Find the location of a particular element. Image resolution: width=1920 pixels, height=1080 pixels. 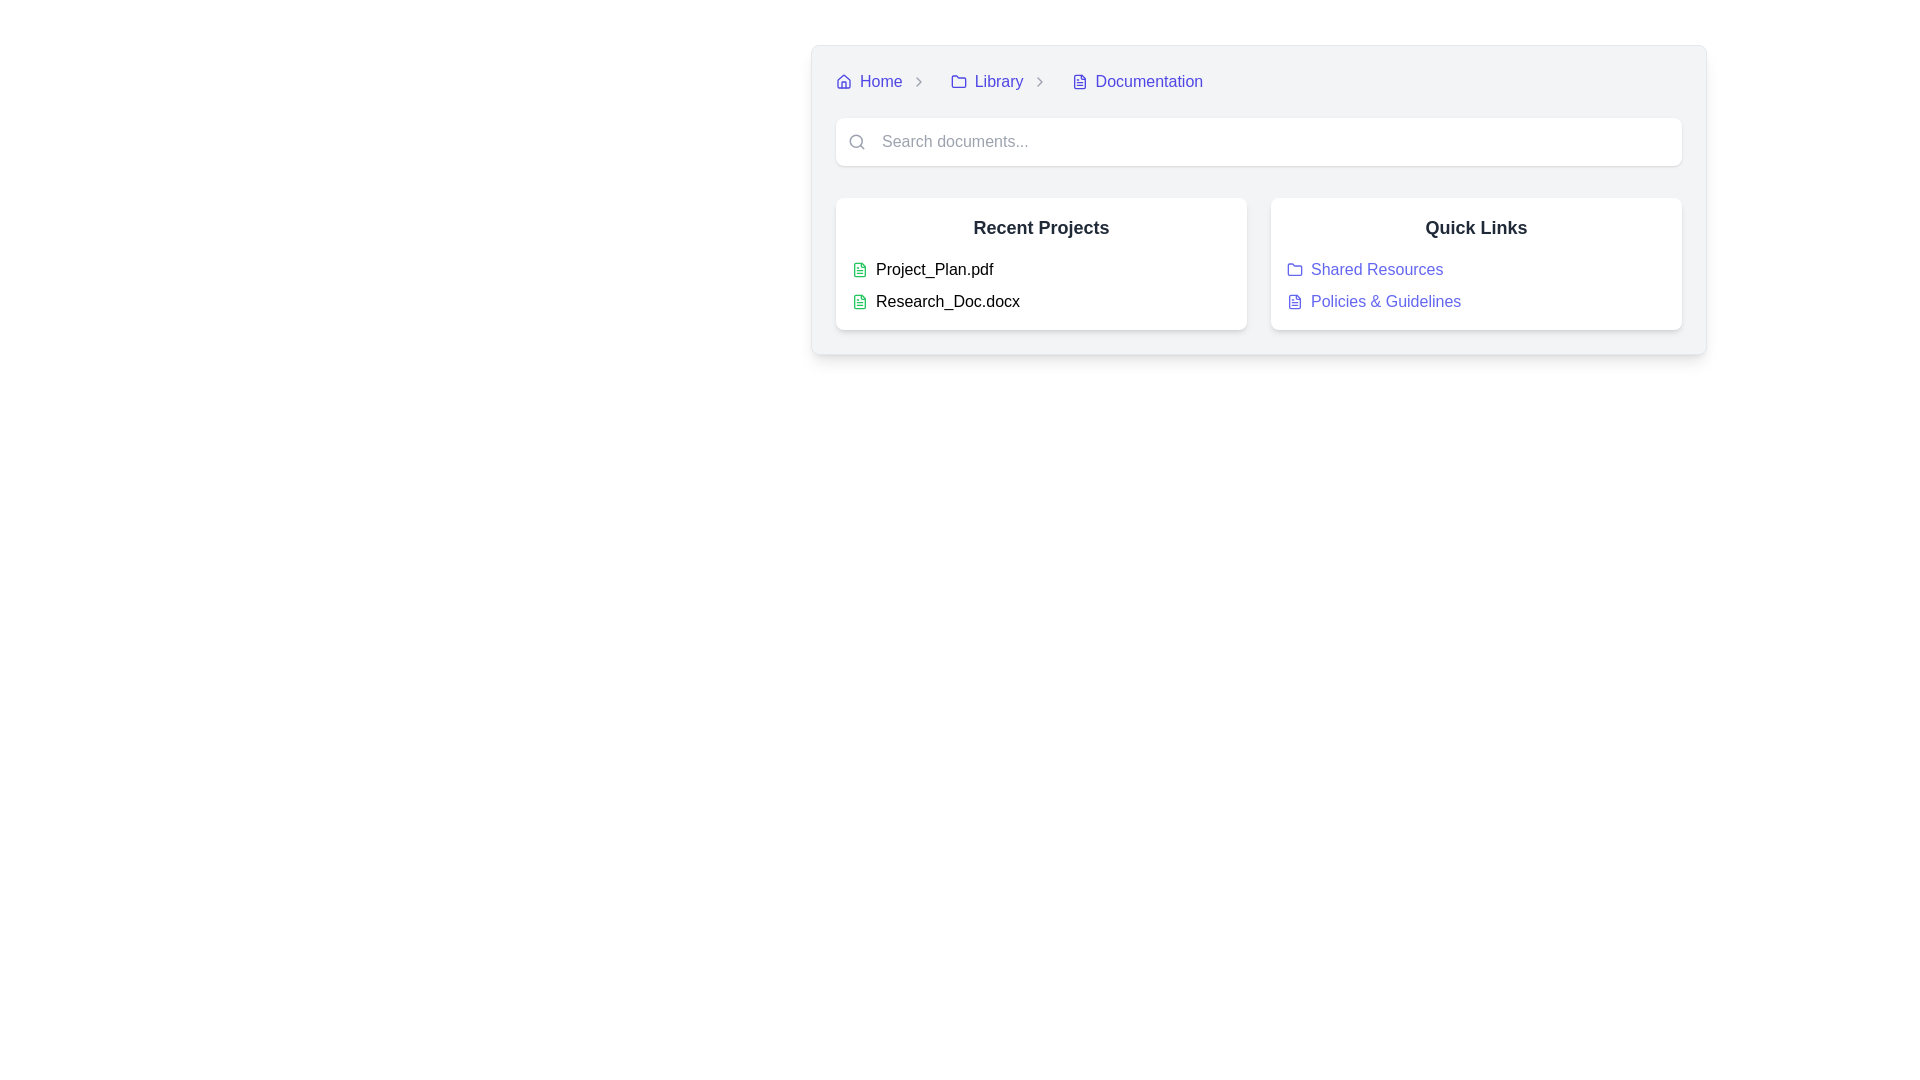

the styling of the text label labeled 'Home', which is styled in blue font and placed to the right of a house icon within a breadcrumb navigation structure is located at coordinates (880, 80).